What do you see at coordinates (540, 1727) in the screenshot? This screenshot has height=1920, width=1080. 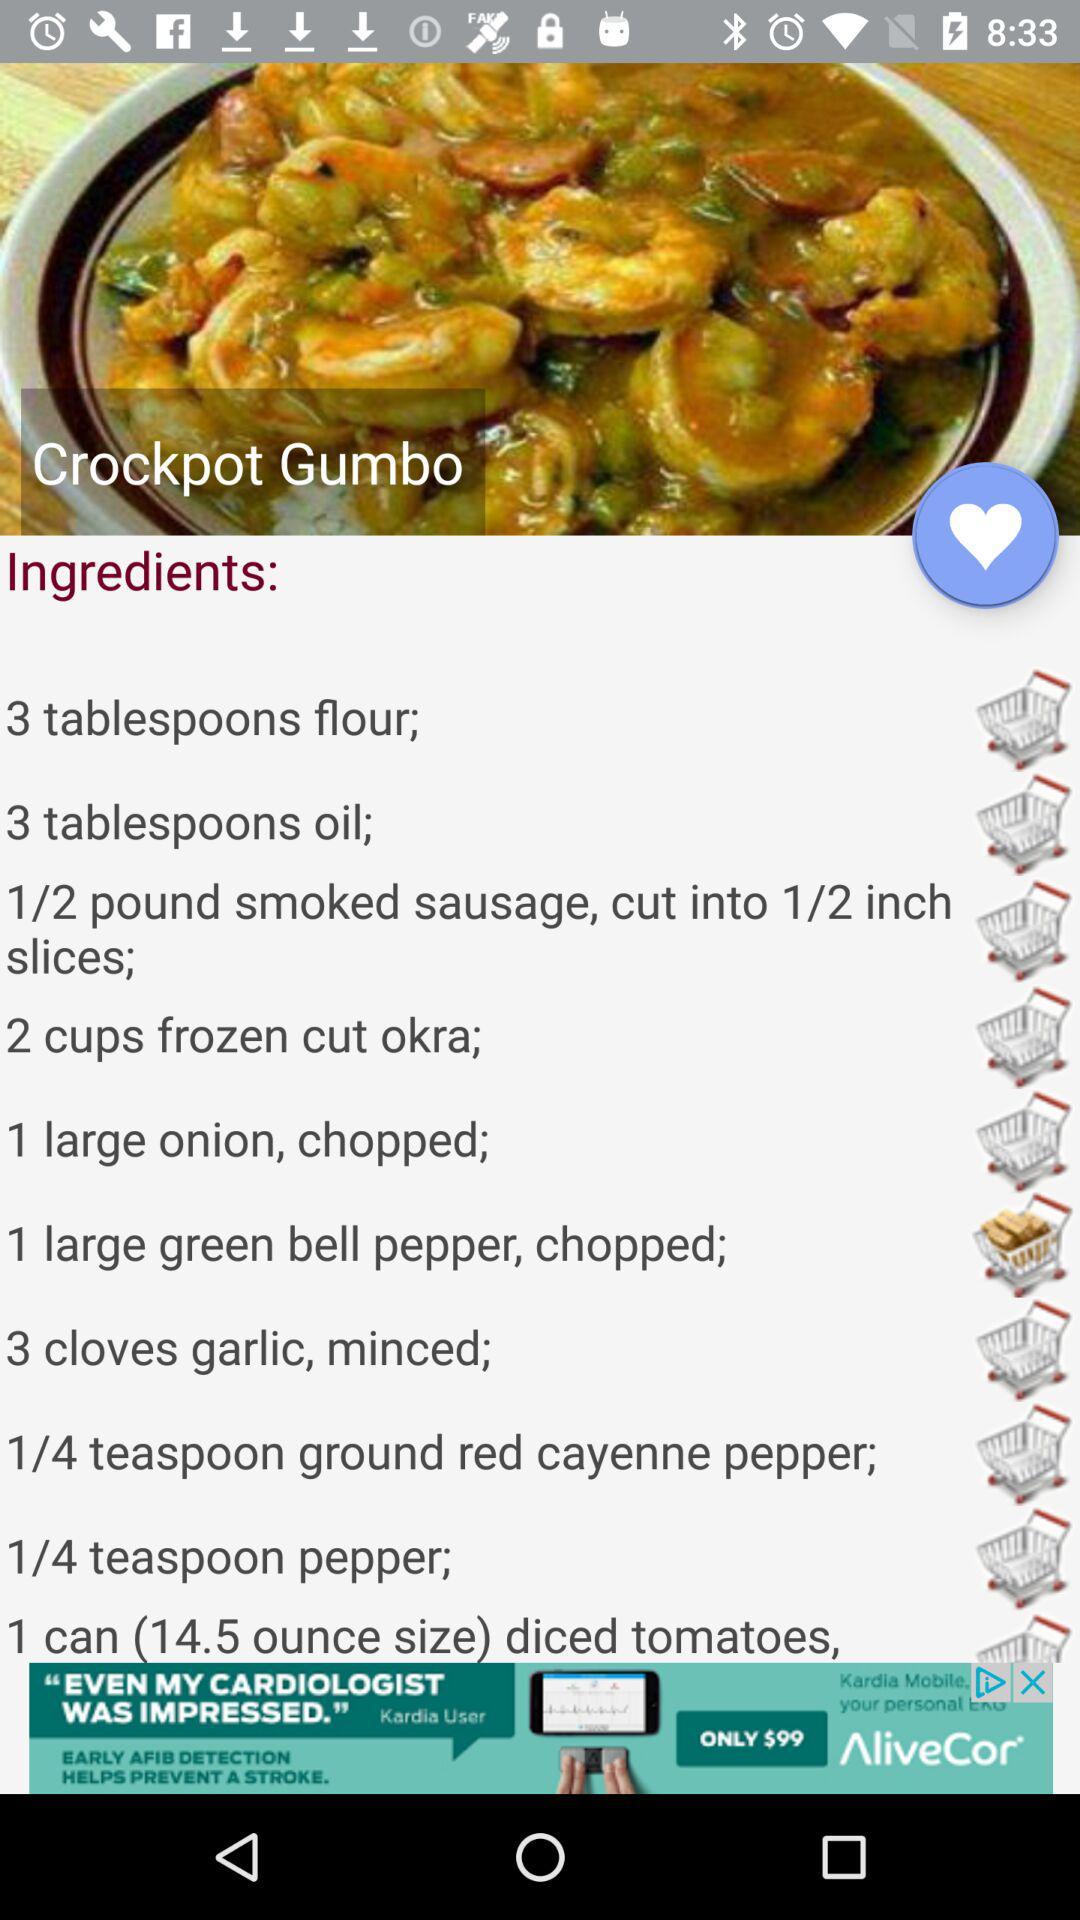 I see `advertisement` at bounding box center [540, 1727].